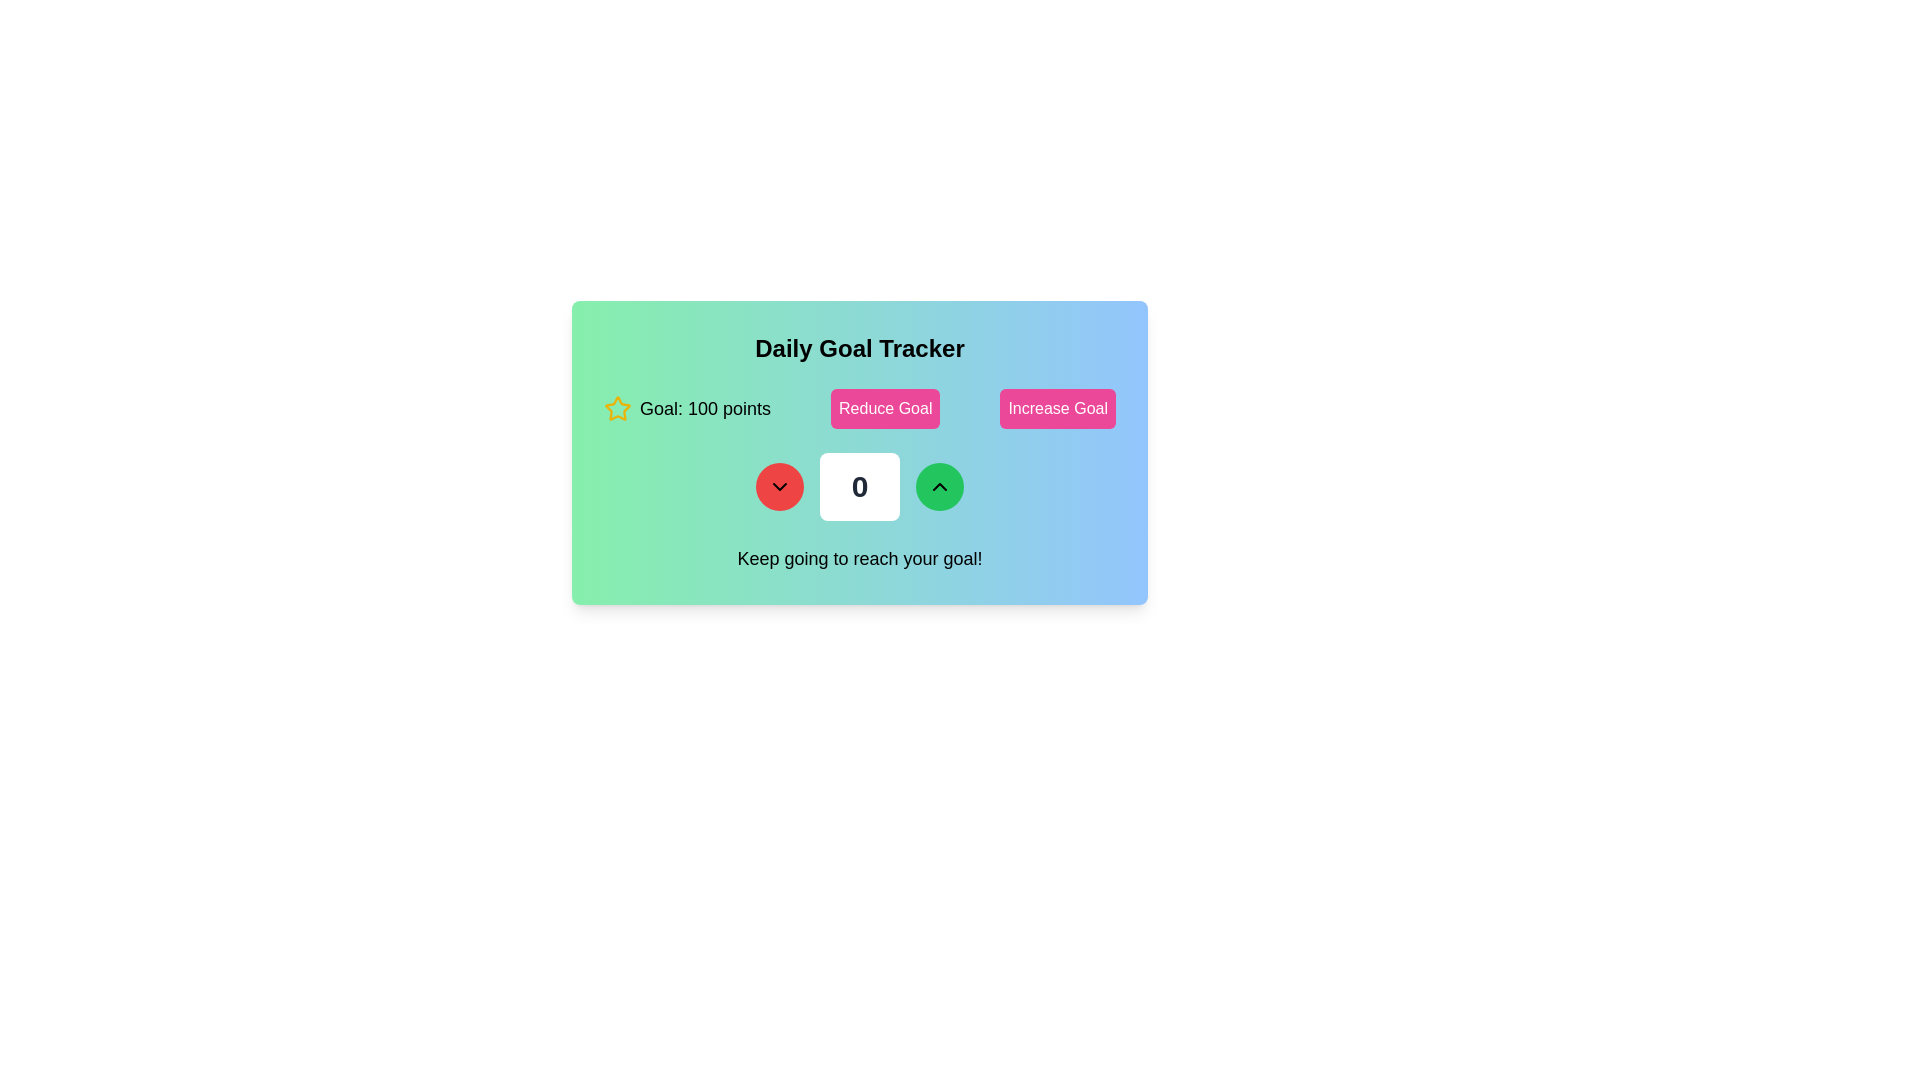 This screenshot has width=1920, height=1080. I want to click on the motivational feedback text label located within the 'Daily Goal Tracker' section, positioned below the numeric progress indicator and button controls, so click(859, 559).